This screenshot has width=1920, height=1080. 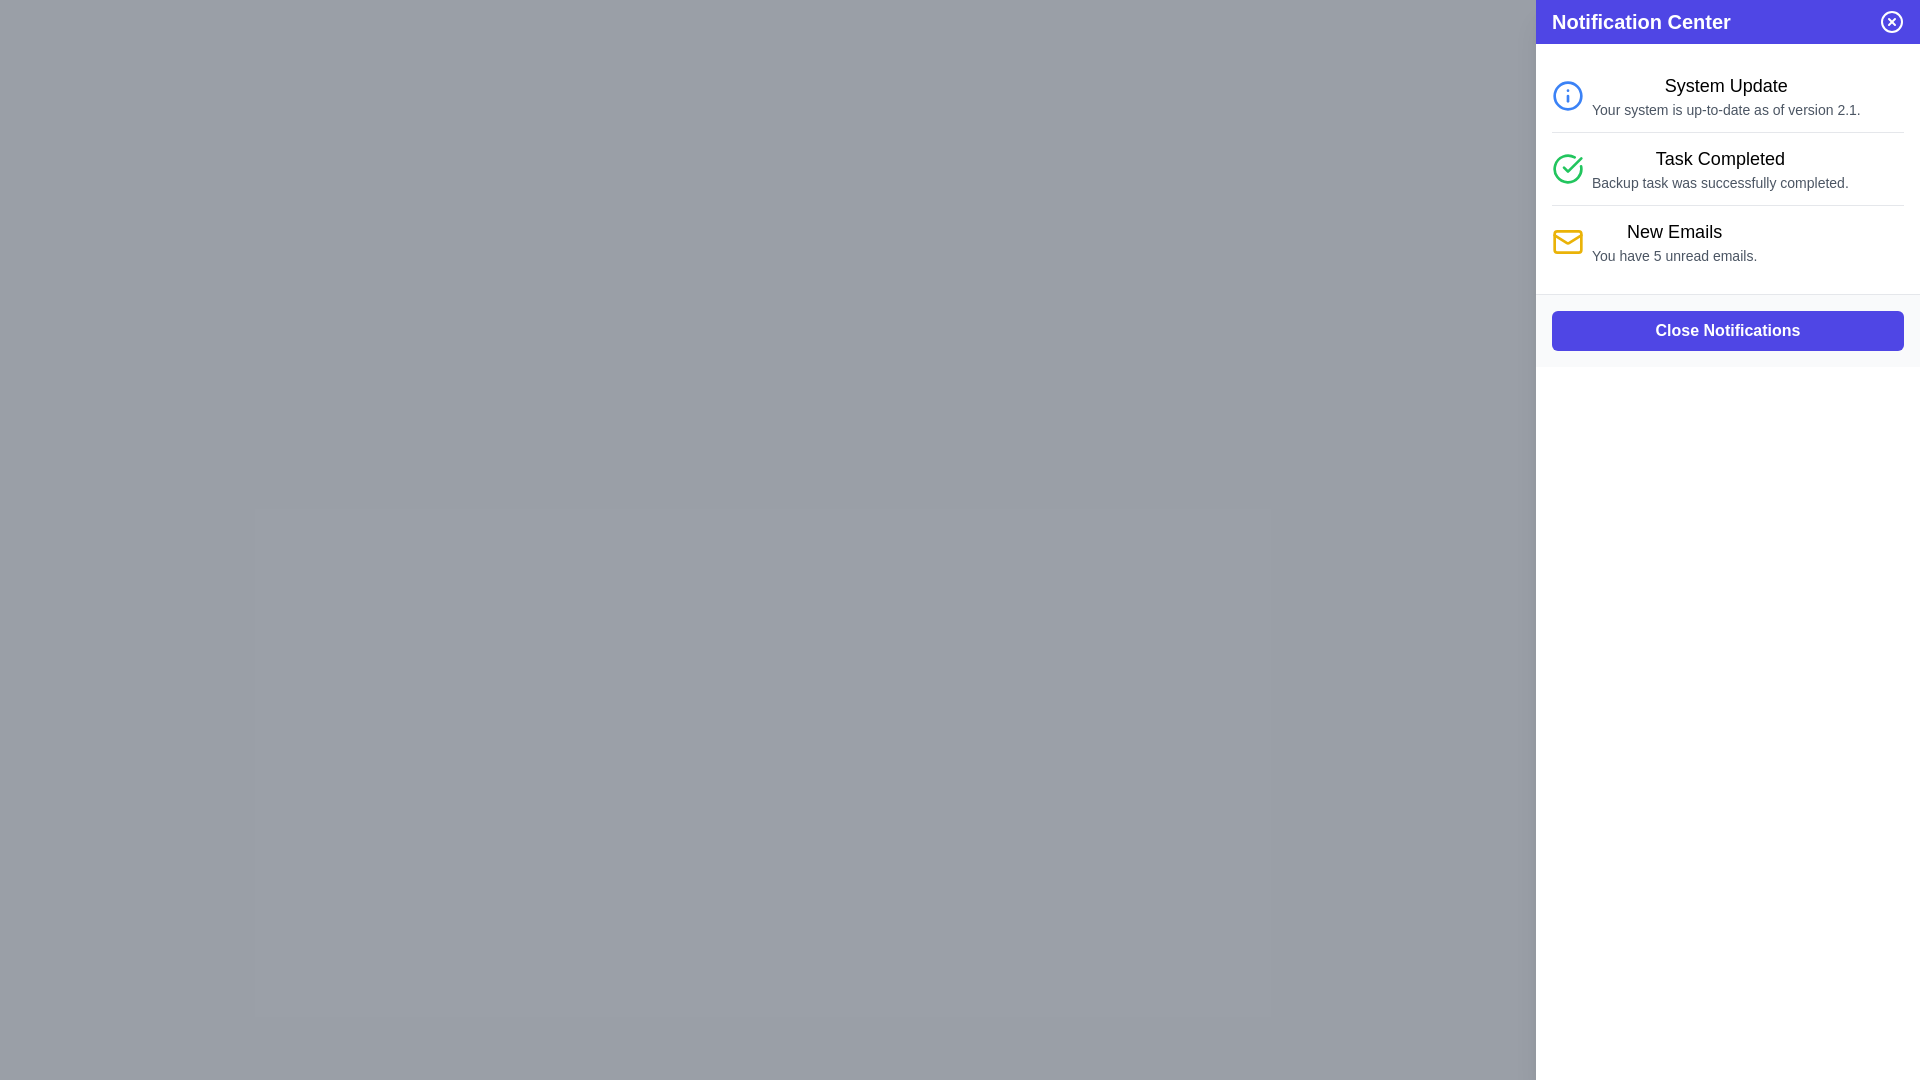 What do you see at coordinates (1674, 241) in the screenshot?
I see `the 'New Emails' text display element, which shows the title 'New Emails' and the subtitle 'You have 5 unread emails.' positioned within the notification center panel` at bounding box center [1674, 241].